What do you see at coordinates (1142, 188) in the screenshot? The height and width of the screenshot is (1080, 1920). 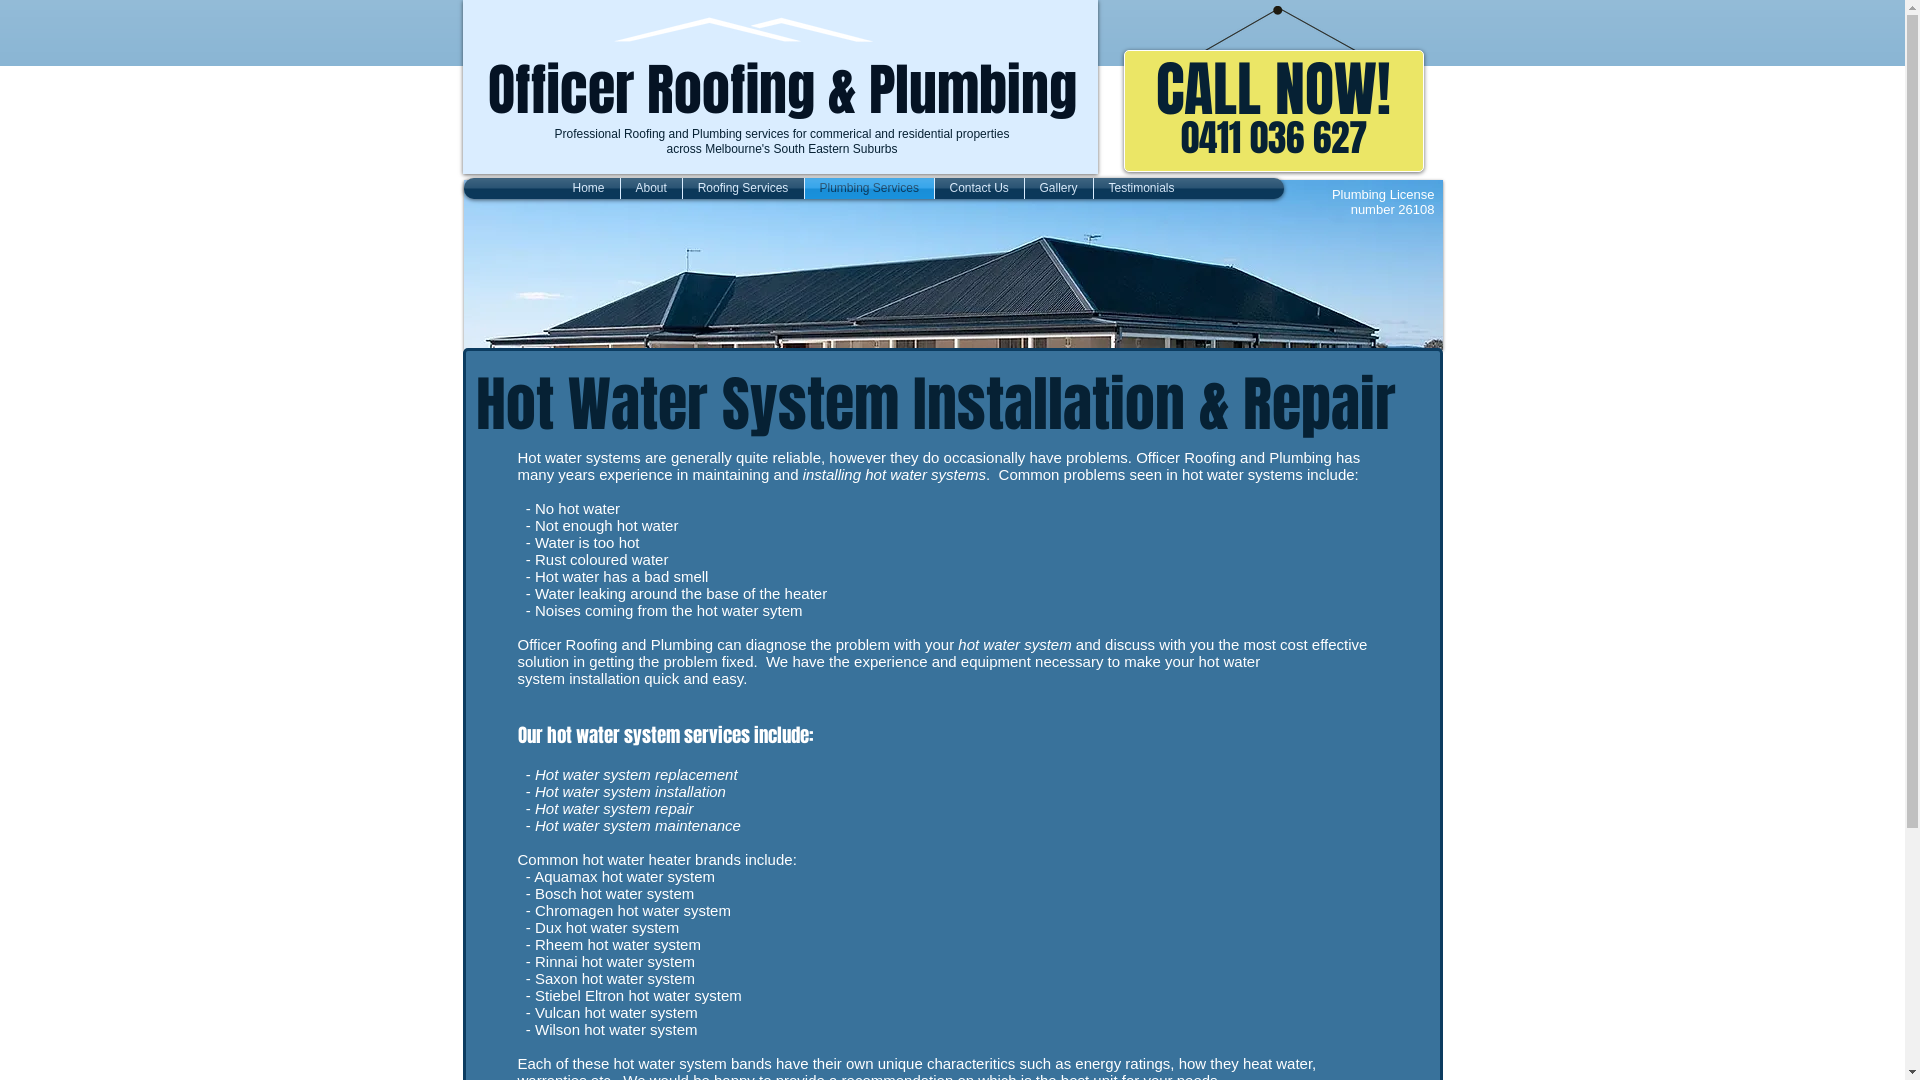 I see `'Testimonials'` at bounding box center [1142, 188].